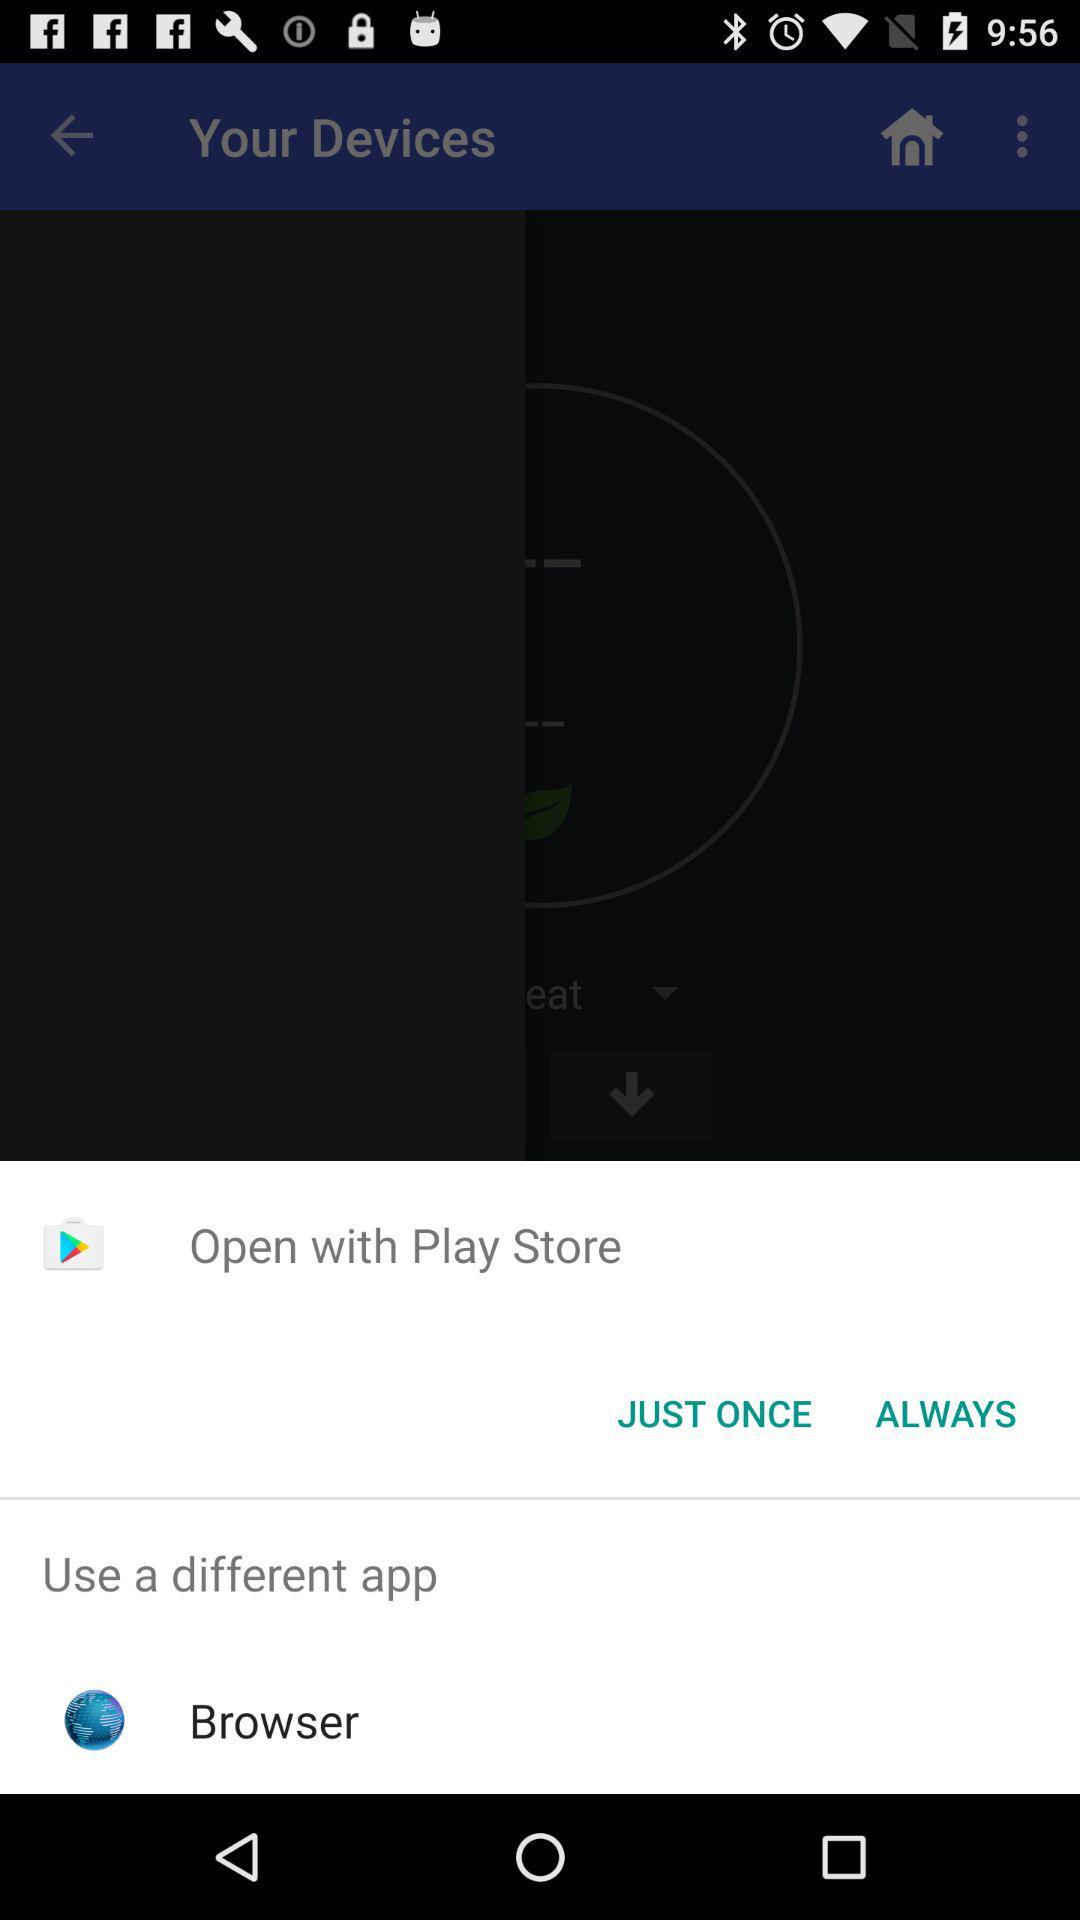  I want to click on always item, so click(945, 1411).